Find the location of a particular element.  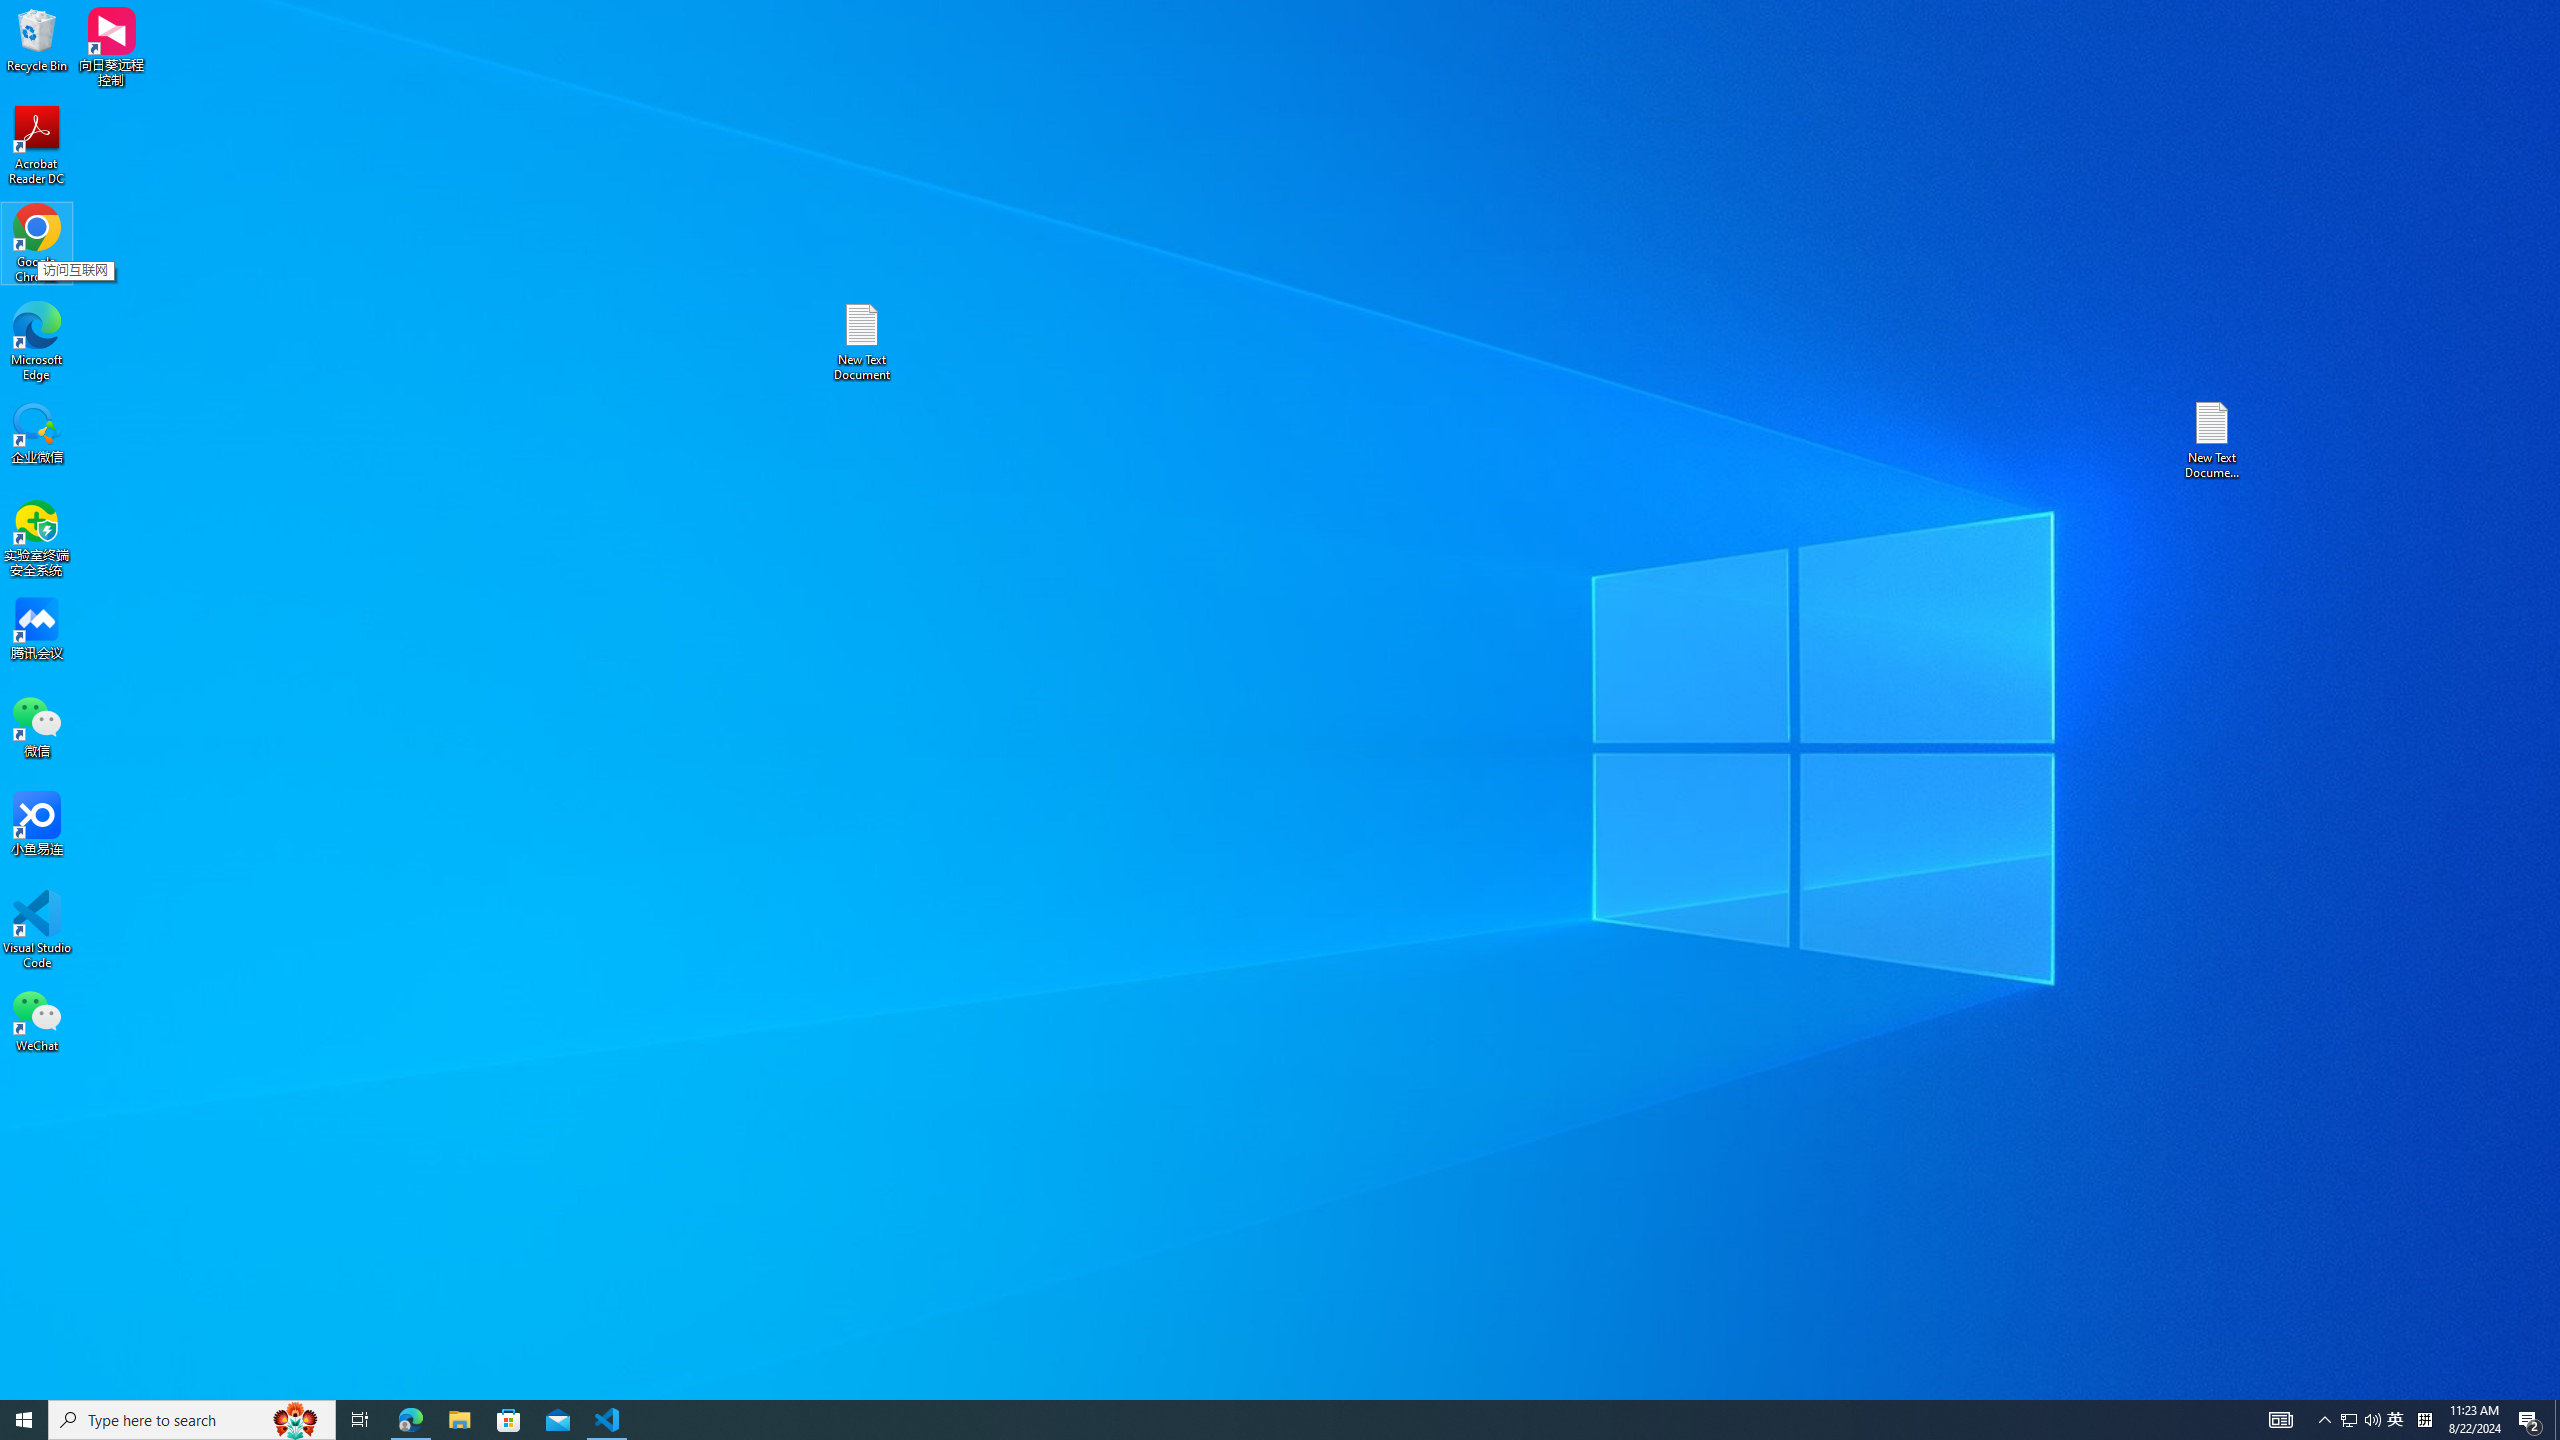

'Search highlights icon opens search home window' is located at coordinates (294, 1418).